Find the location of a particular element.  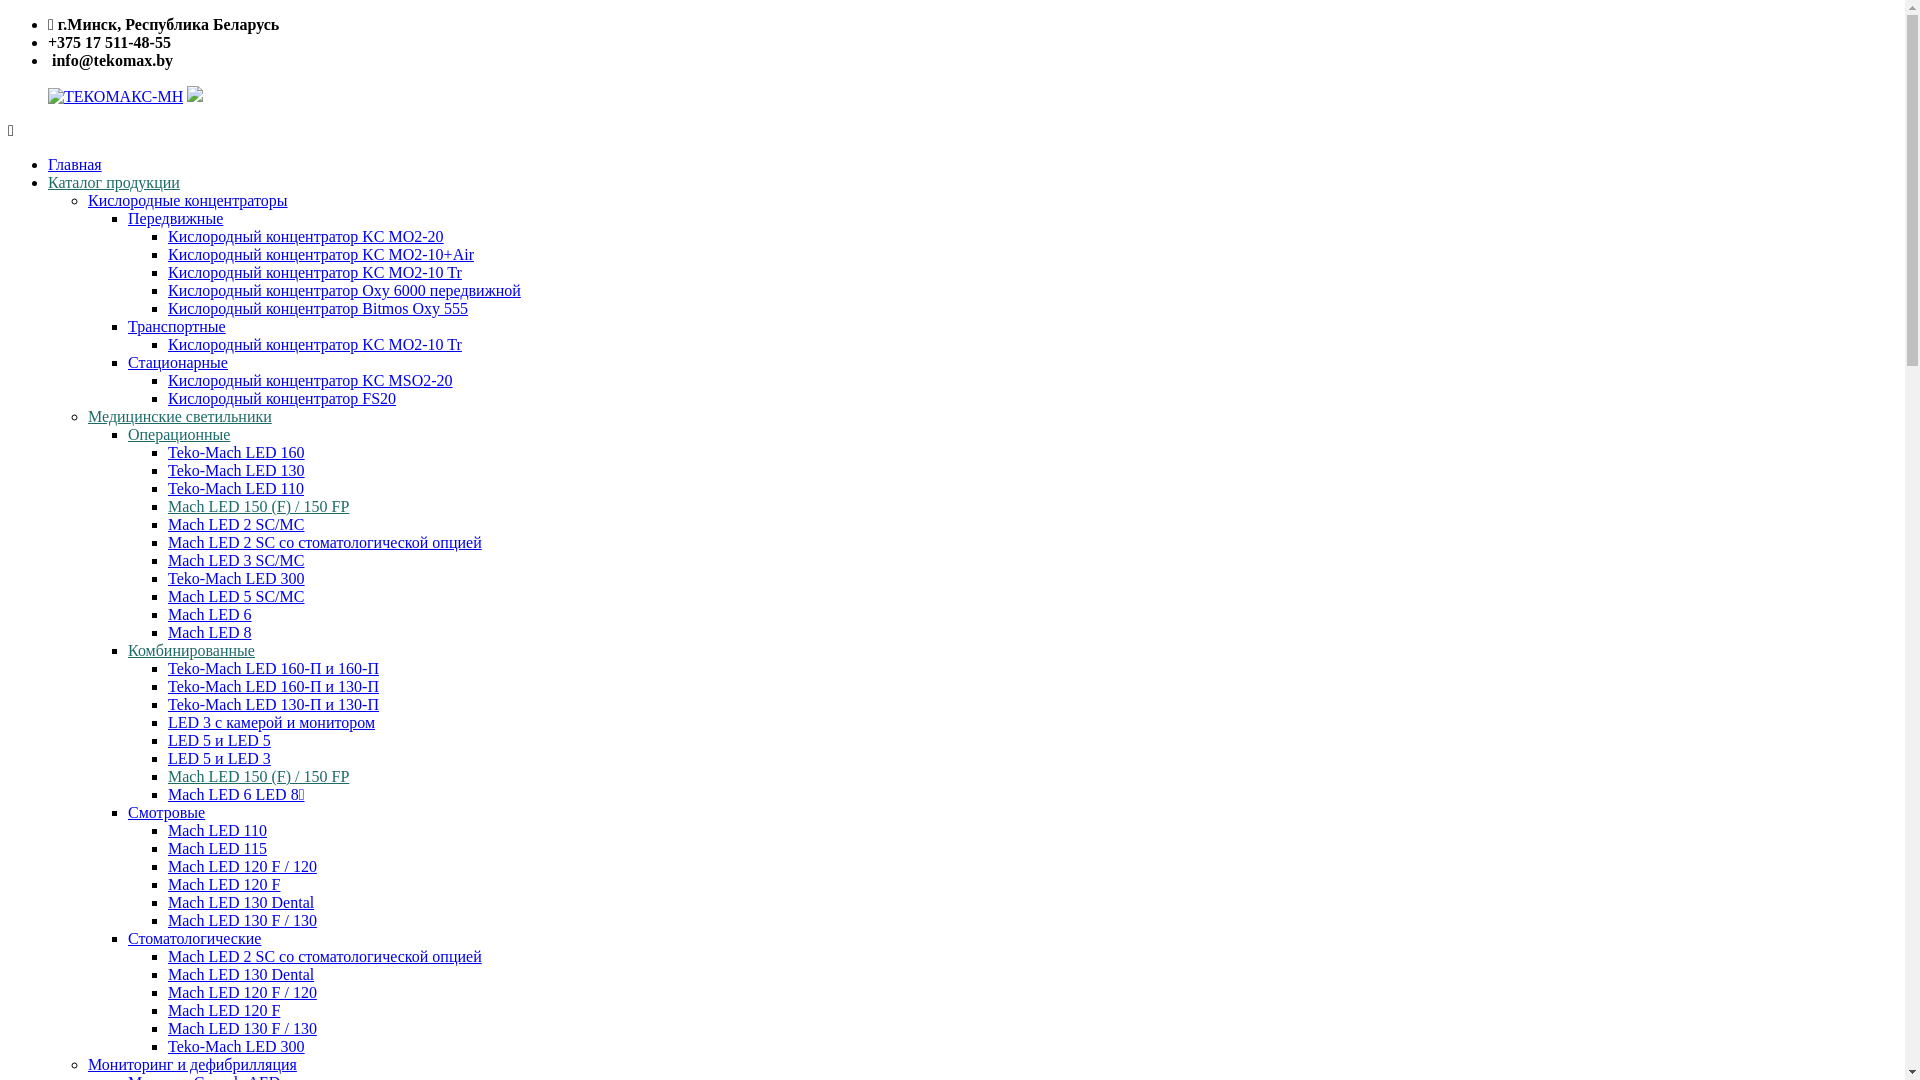

'Mach LED 3 SC/MC' is located at coordinates (235, 560).